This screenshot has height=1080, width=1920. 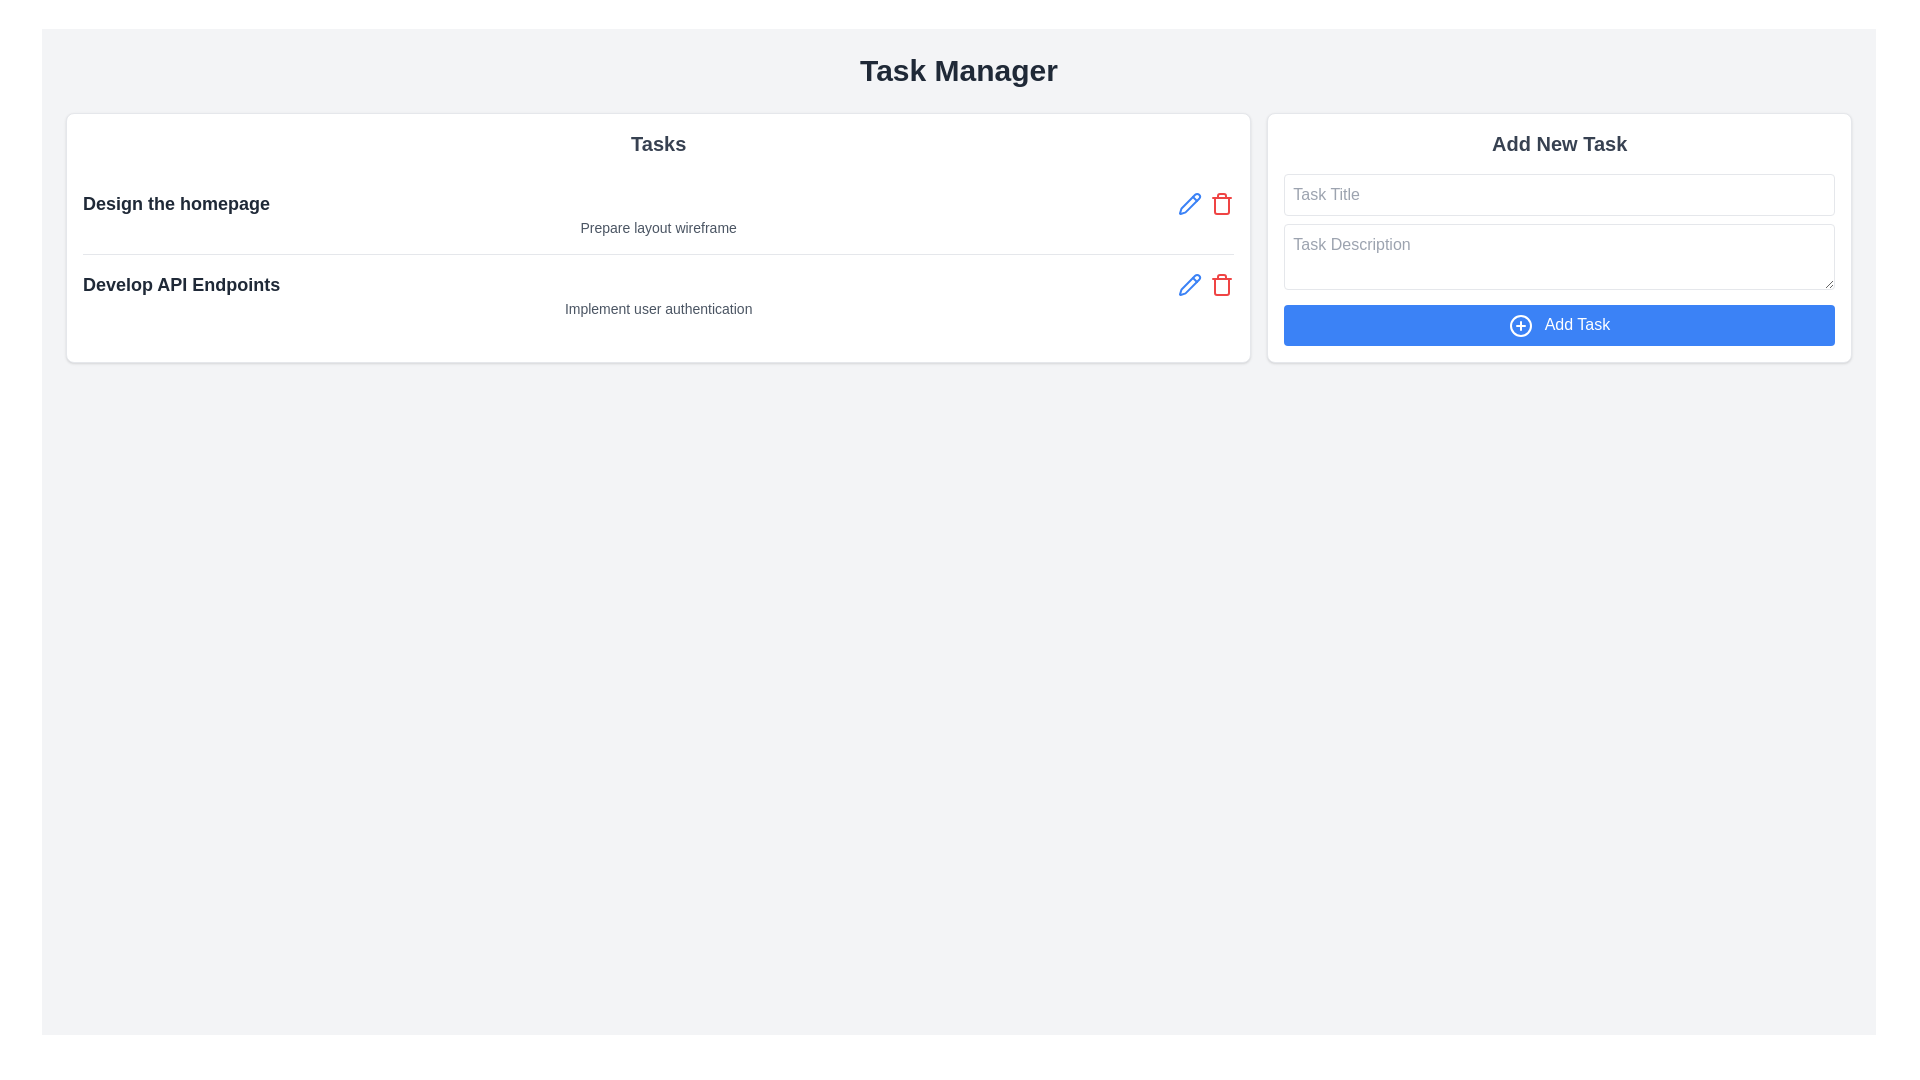 I want to click on the 'Add Task' button, which has a blue background and white text, so click(x=1558, y=324).